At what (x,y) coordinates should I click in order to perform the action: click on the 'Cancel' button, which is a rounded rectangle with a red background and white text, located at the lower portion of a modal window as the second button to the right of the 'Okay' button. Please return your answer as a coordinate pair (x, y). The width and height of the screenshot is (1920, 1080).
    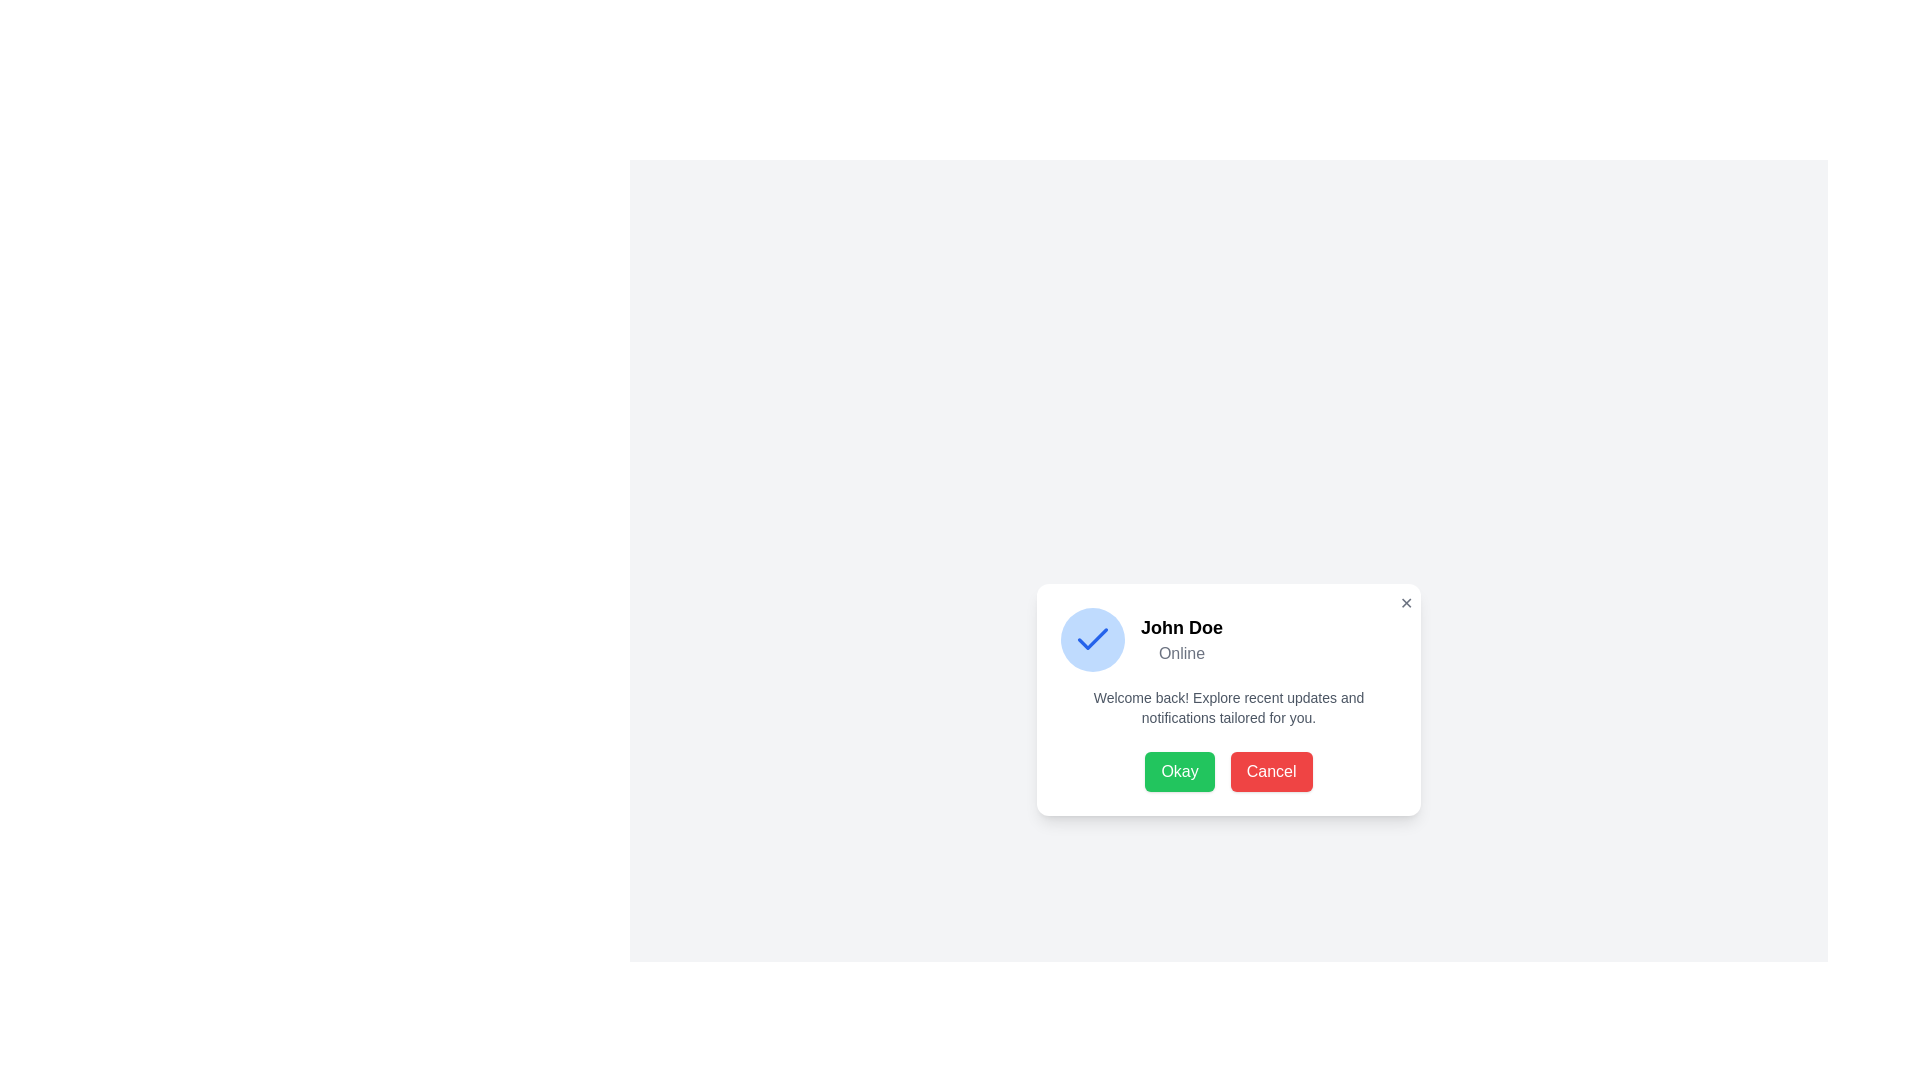
    Looking at the image, I should click on (1270, 770).